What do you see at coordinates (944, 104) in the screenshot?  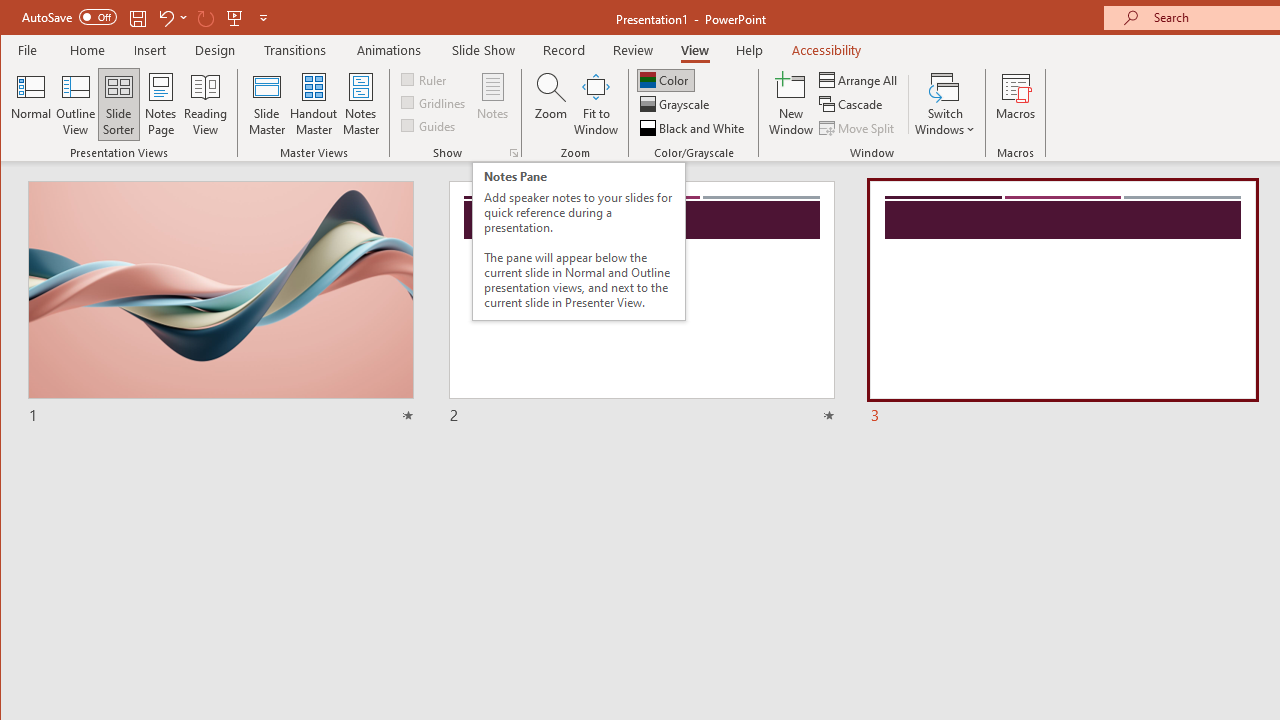 I see `'Switch Windows'` at bounding box center [944, 104].